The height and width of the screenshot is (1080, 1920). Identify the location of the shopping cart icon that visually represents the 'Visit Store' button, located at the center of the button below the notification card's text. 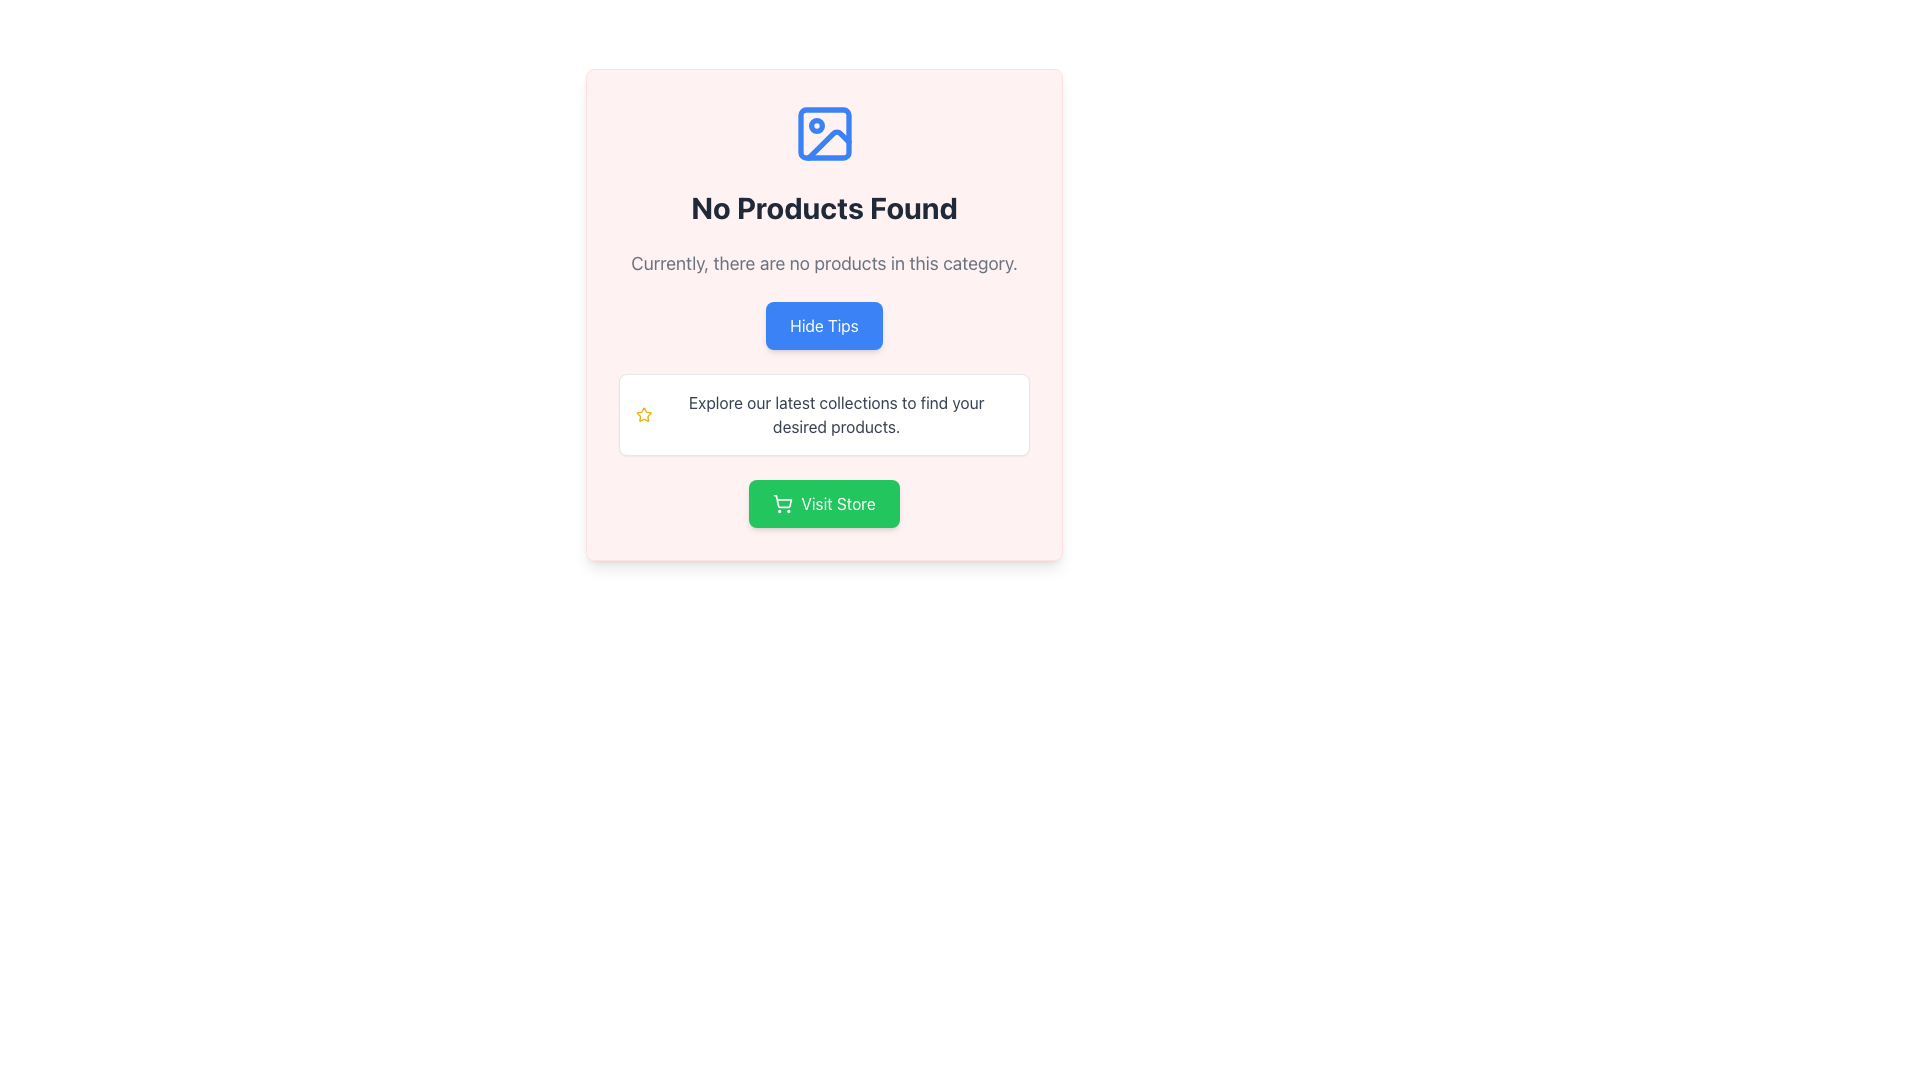
(782, 503).